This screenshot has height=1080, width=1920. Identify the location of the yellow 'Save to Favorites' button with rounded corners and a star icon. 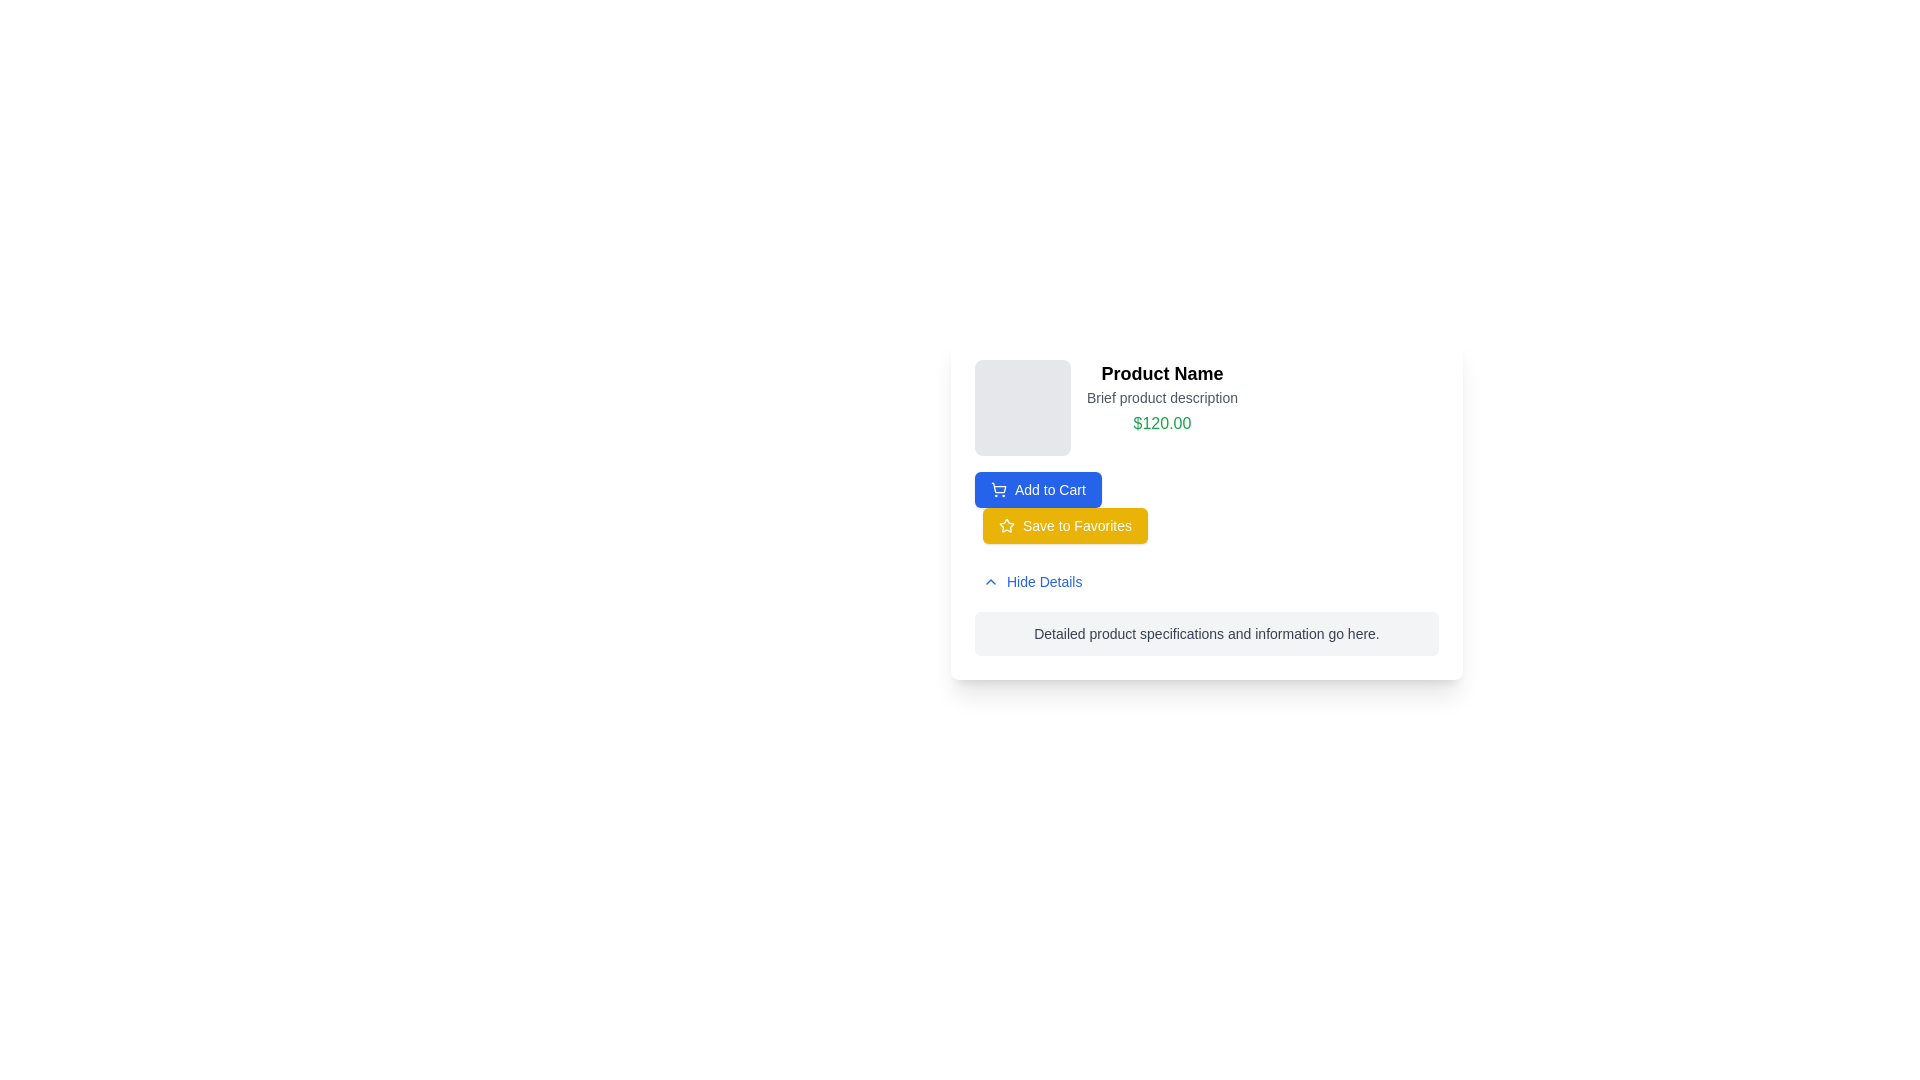
(1064, 524).